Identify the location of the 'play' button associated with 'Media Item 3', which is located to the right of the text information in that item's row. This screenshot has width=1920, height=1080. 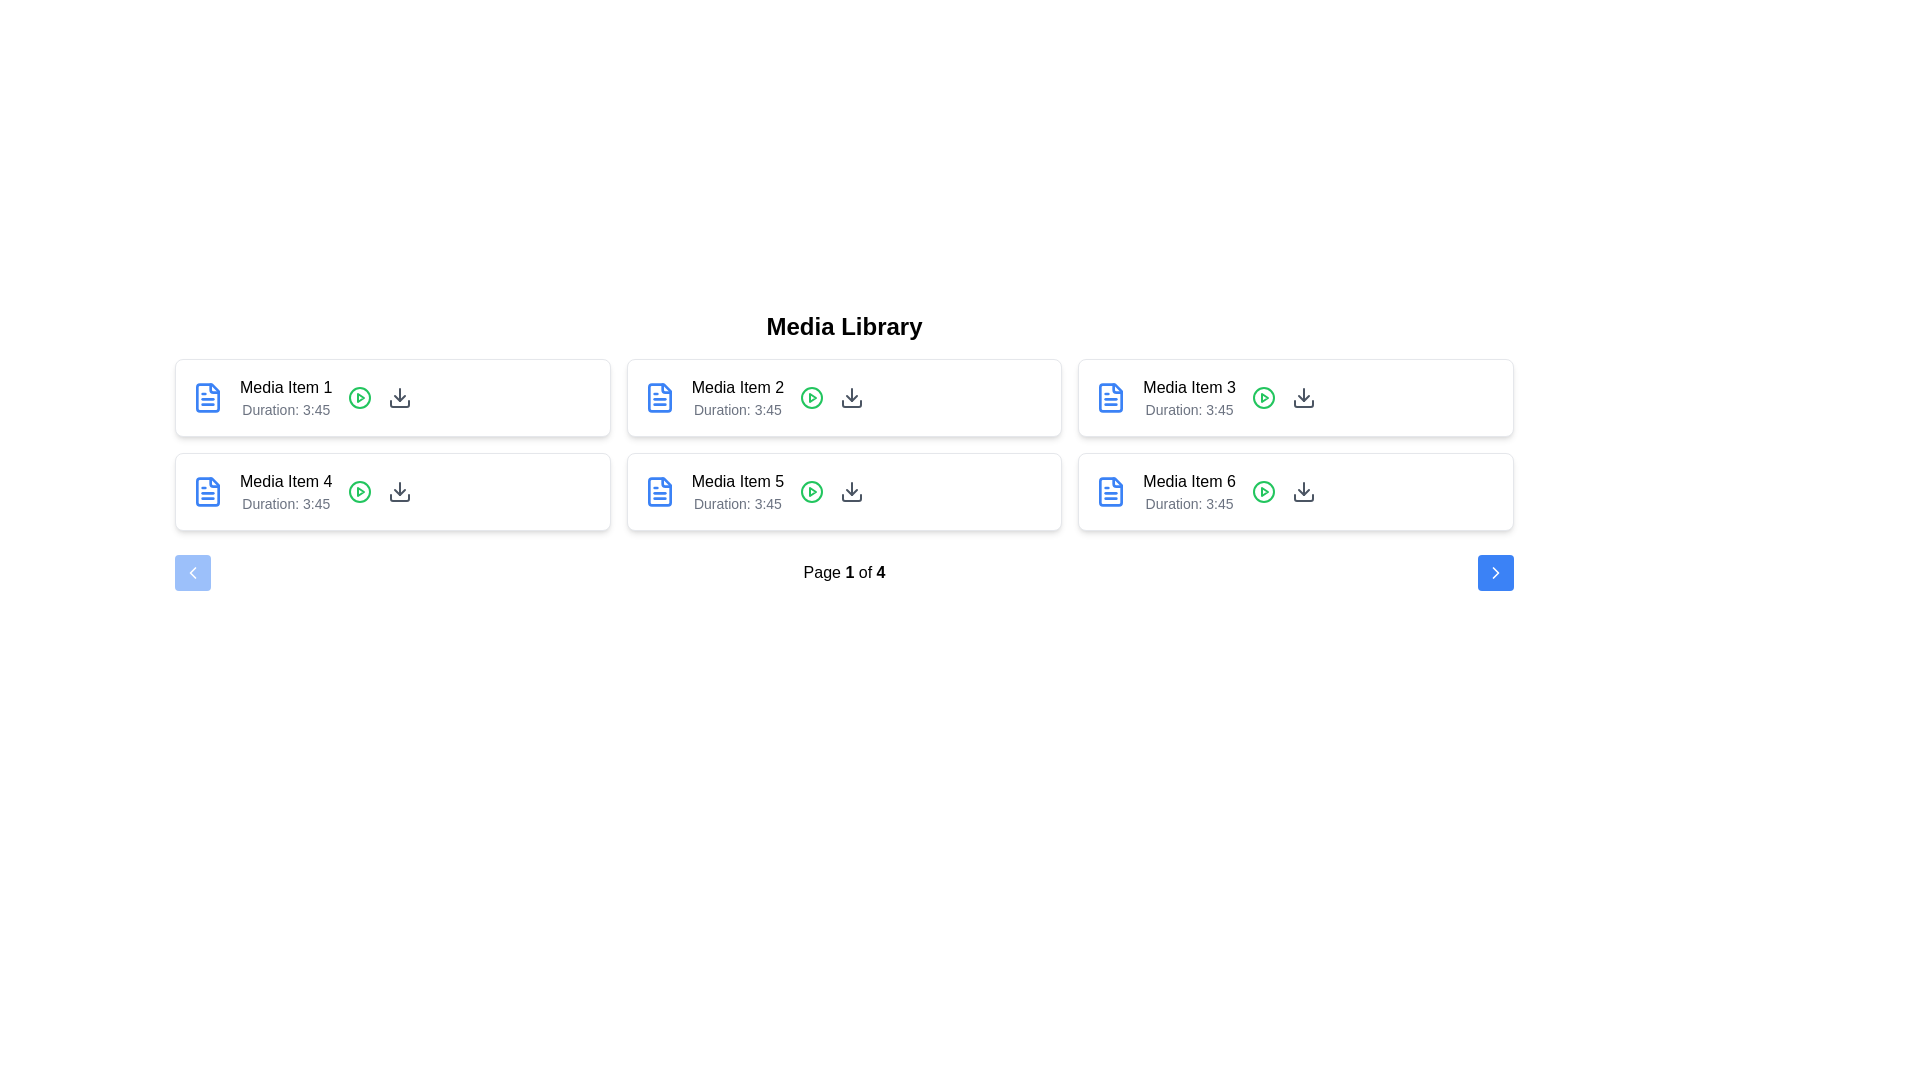
(1262, 397).